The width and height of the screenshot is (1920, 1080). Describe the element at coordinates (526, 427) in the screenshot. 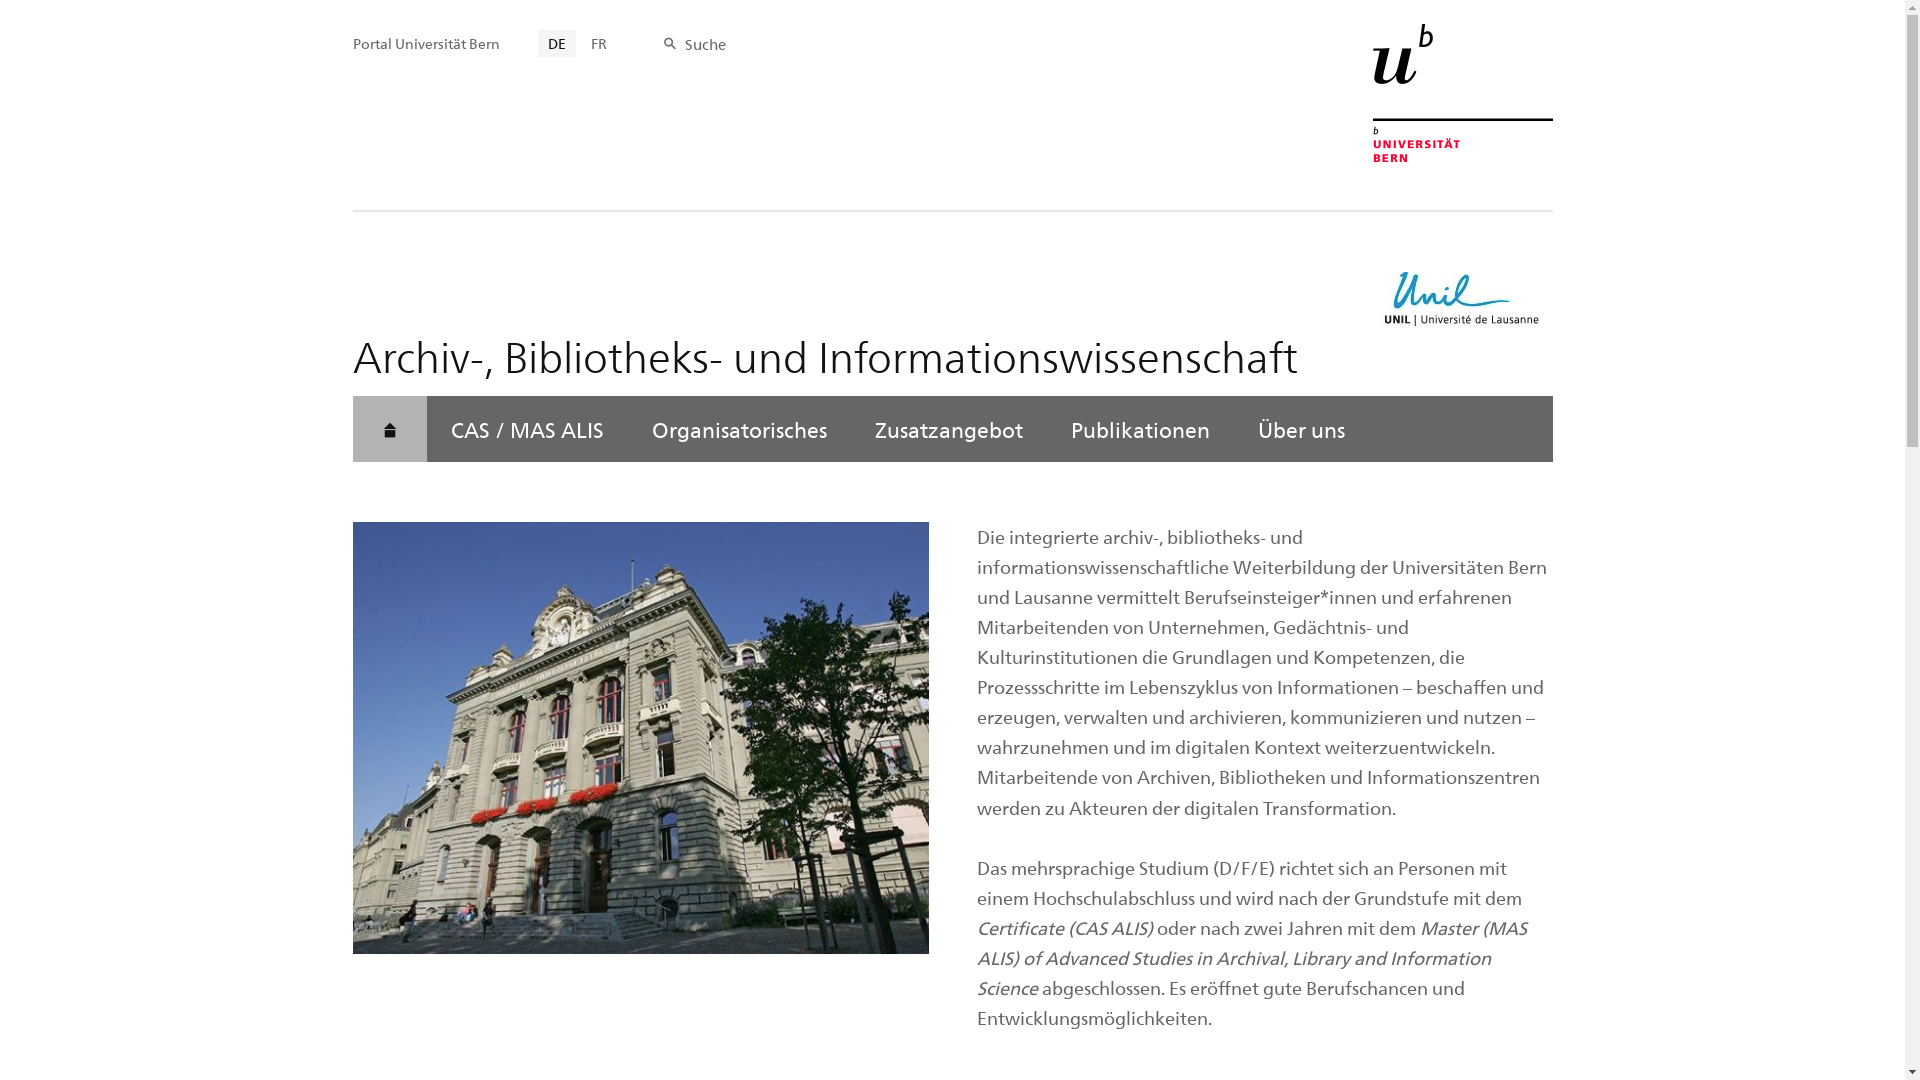

I see `'CAS / MAS ALIS'` at that location.